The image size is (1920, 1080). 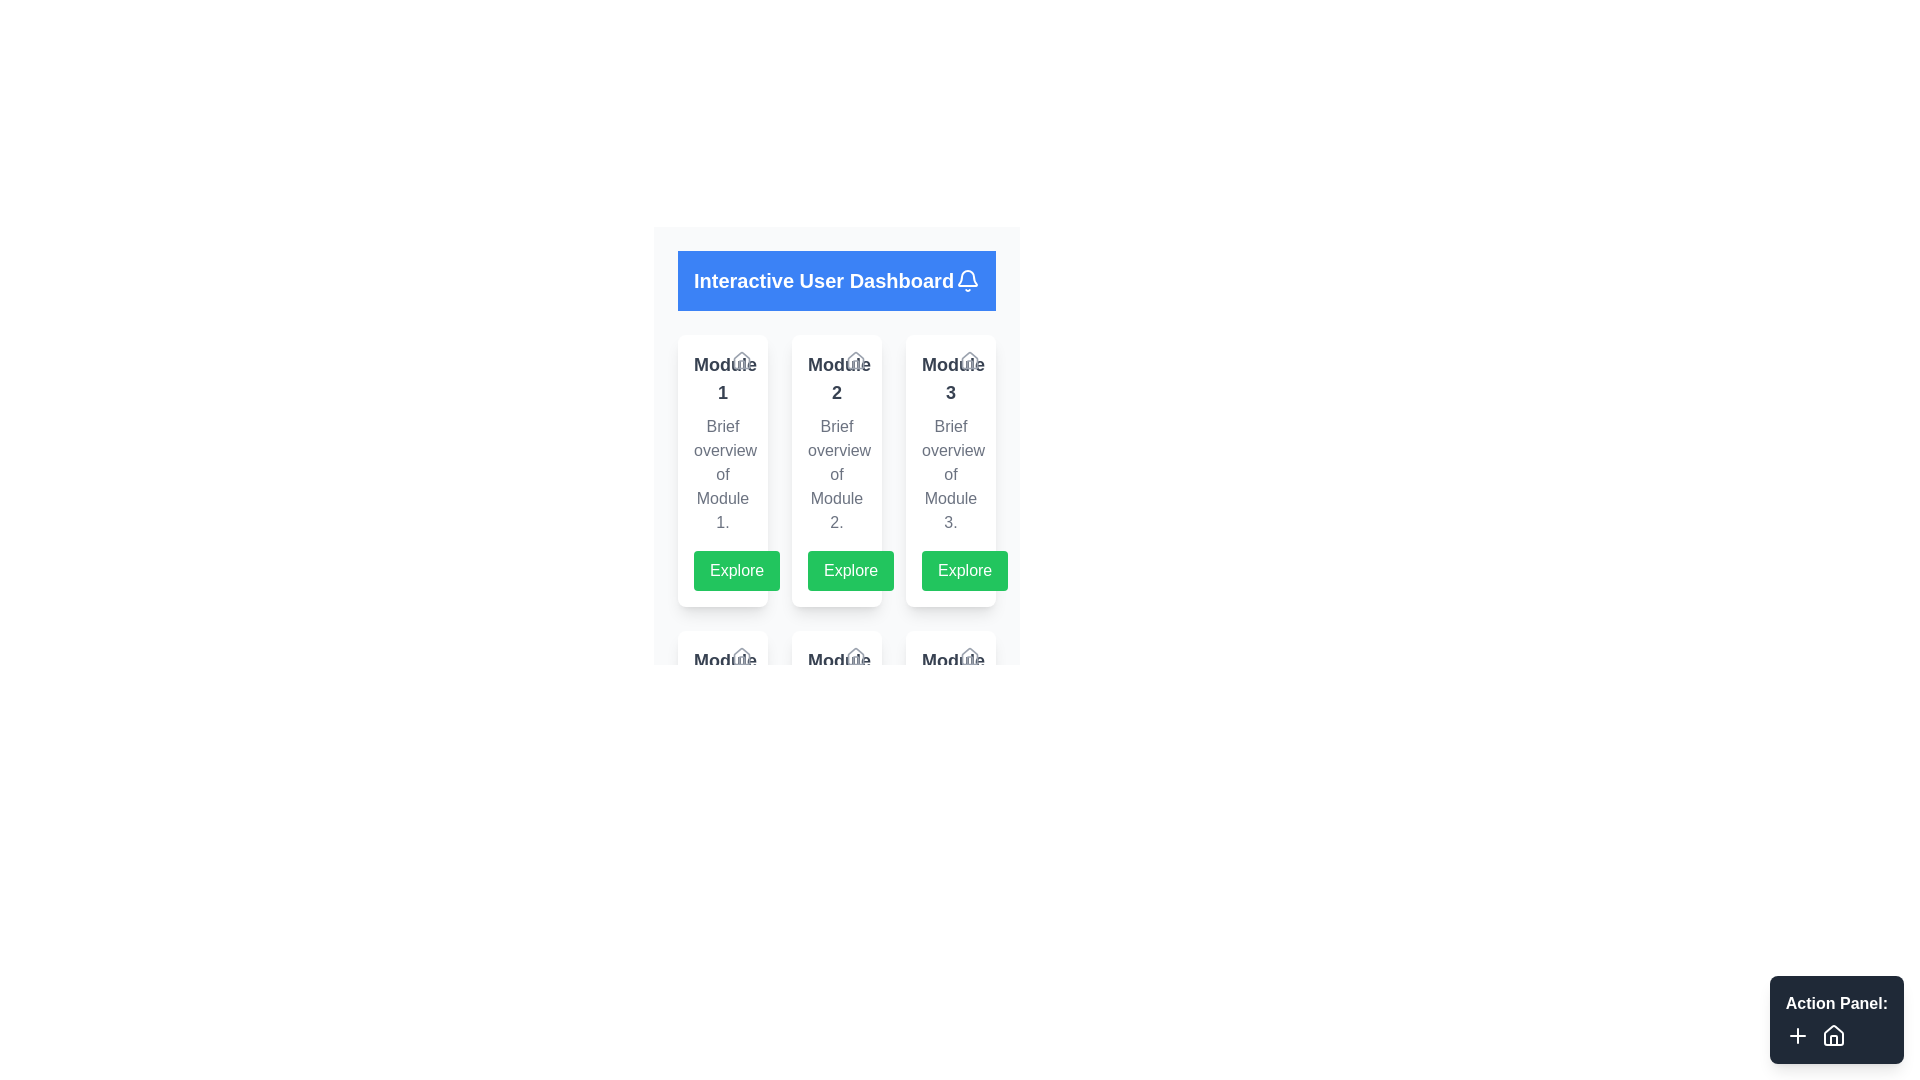 What do you see at coordinates (836, 675) in the screenshot?
I see `the 'Module 5' label, which is displayed in bold, dark gray font above descriptions and buttons, and below a house icon` at bounding box center [836, 675].